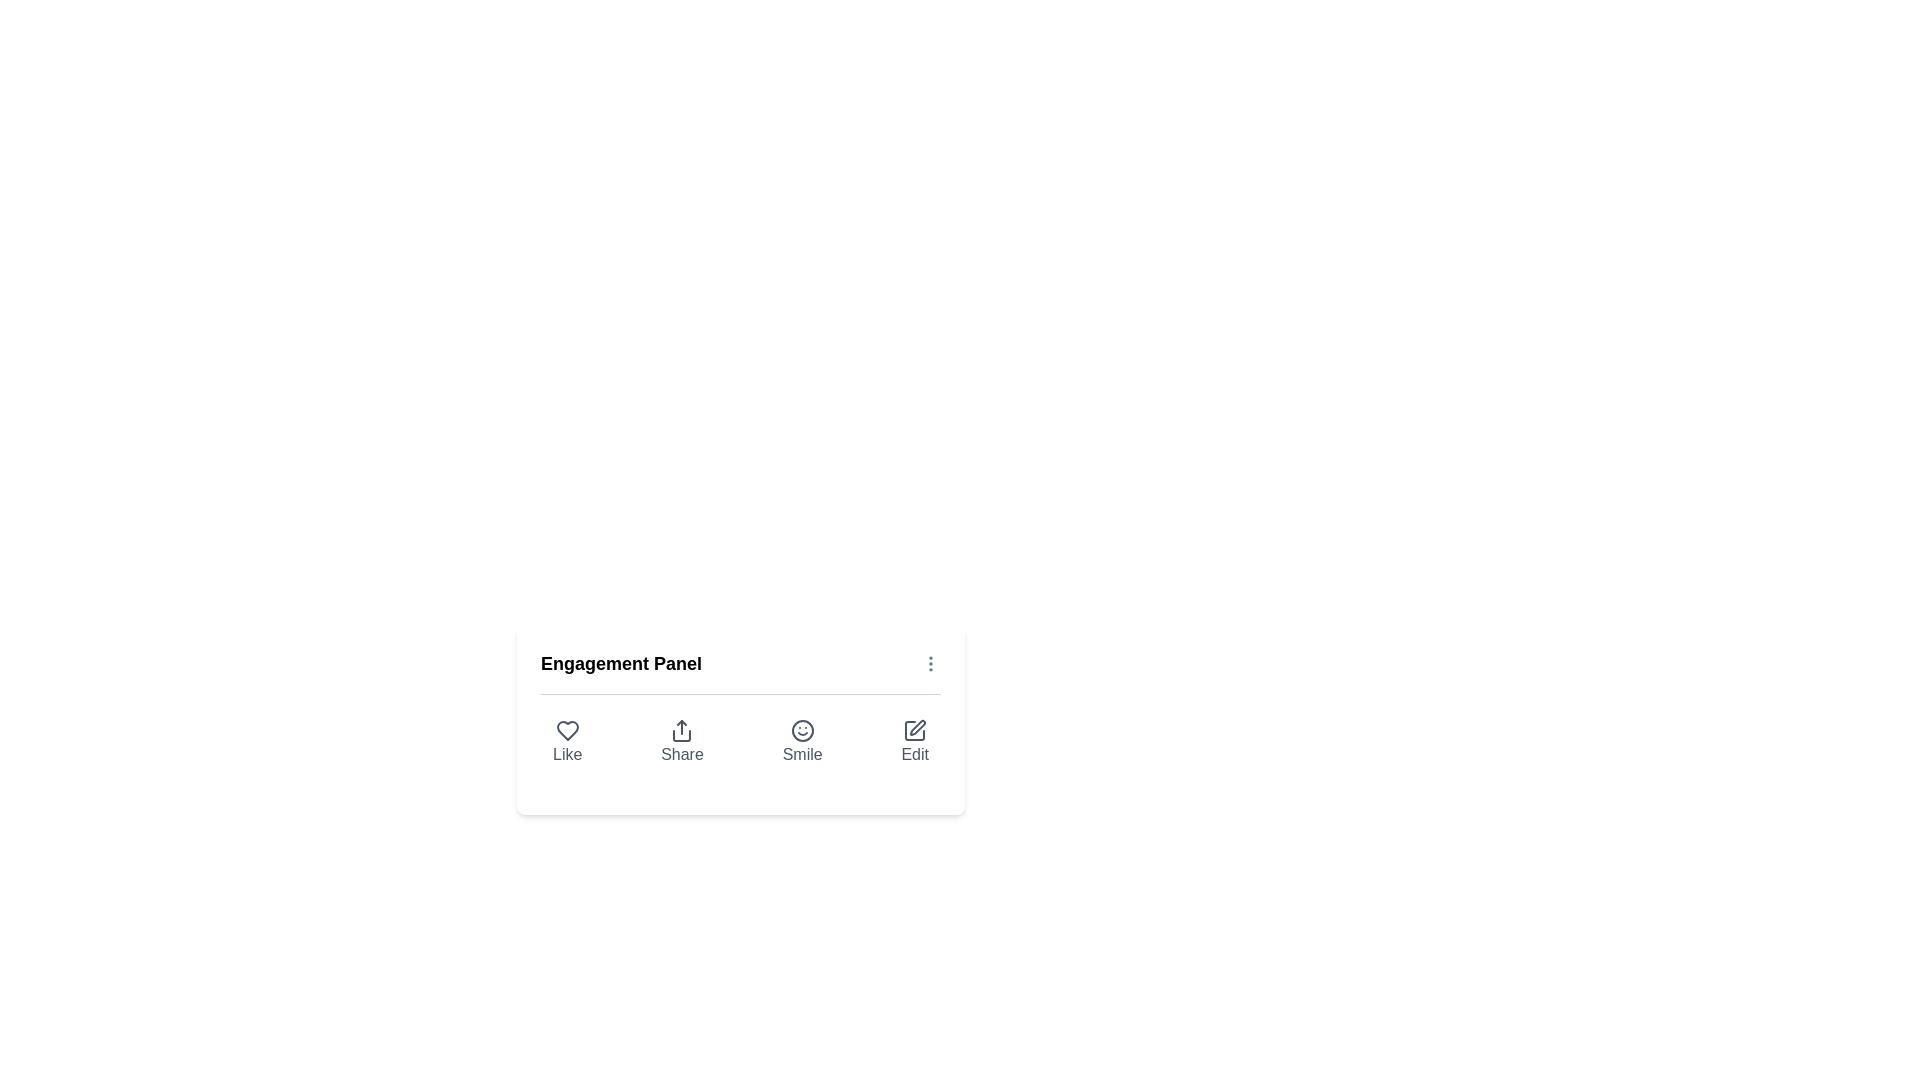 This screenshot has width=1920, height=1080. What do you see at coordinates (802, 755) in the screenshot?
I see `the text label for the smiley face button, which describes the action associated with 'Smile'` at bounding box center [802, 755].